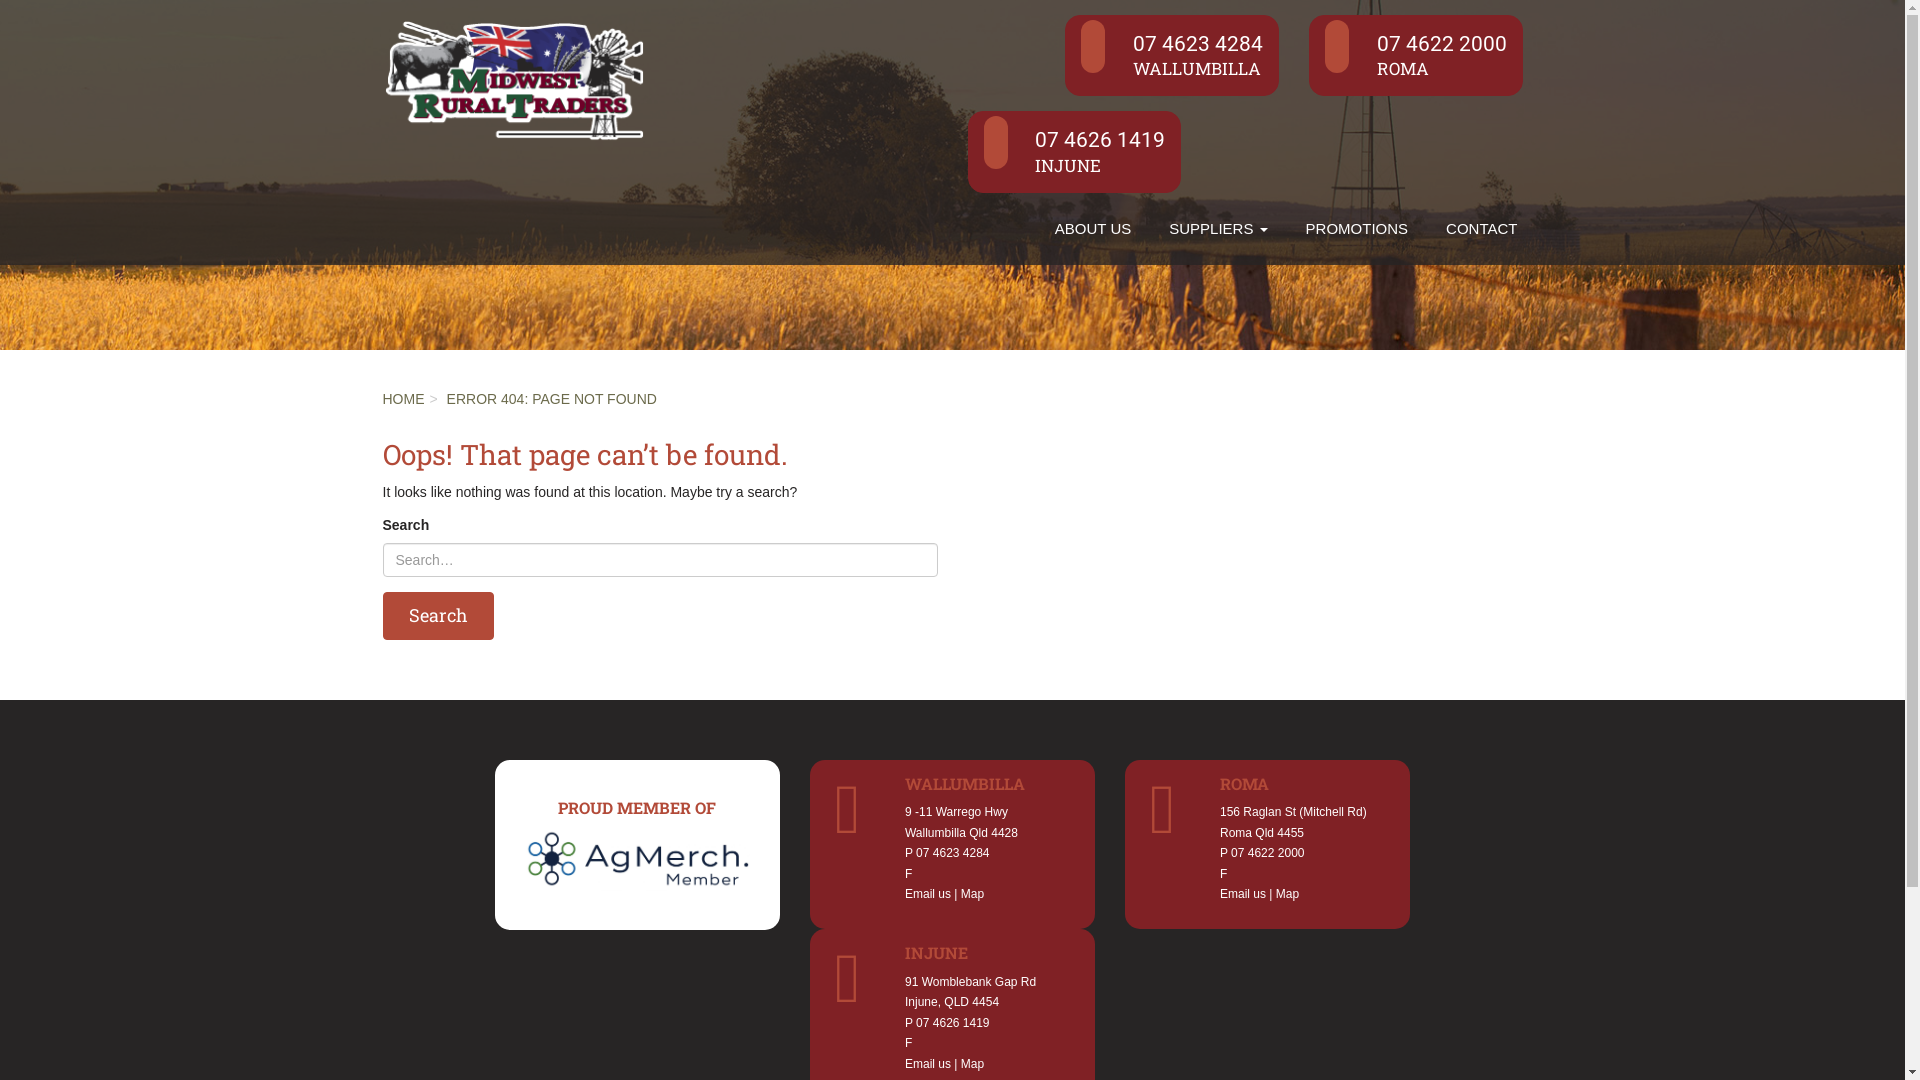  I want to click on 'SUPPLIERS', so click(1217, 227).